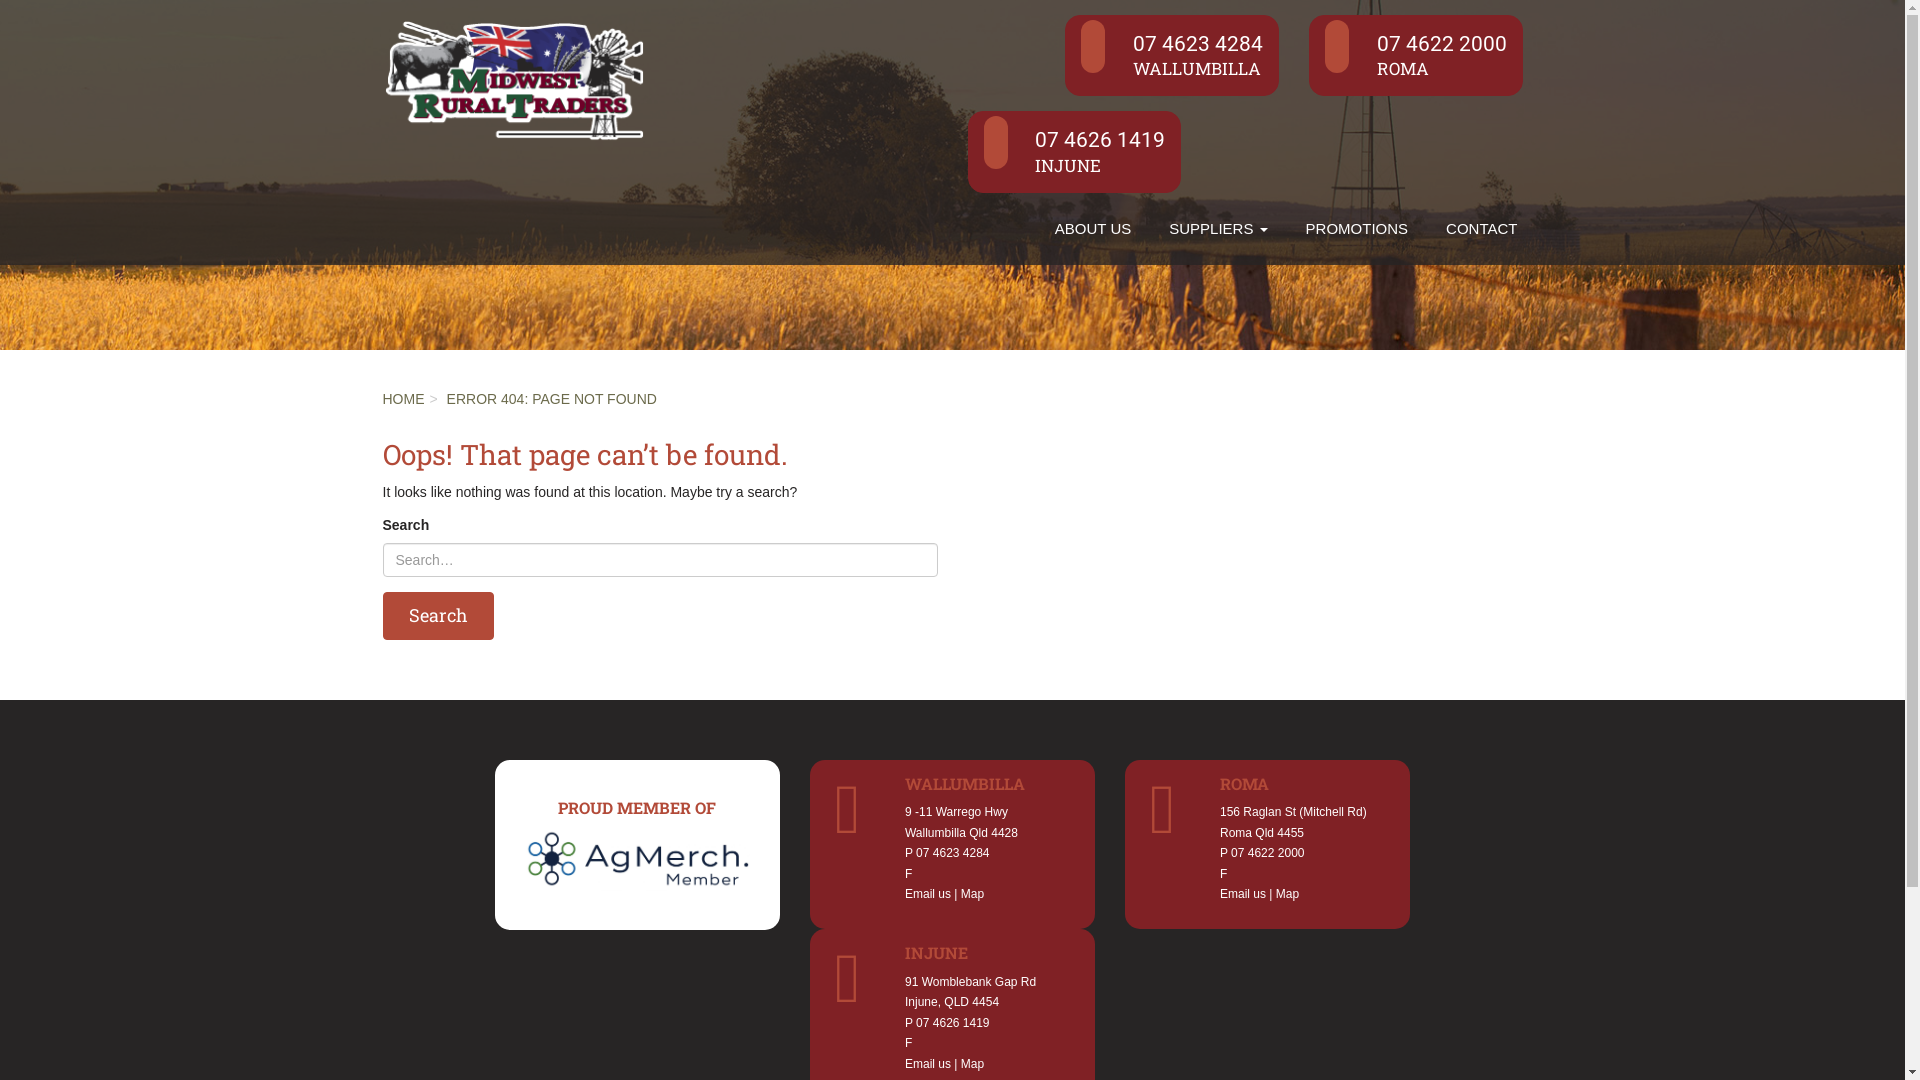  I want to click on 'SUPPLIERS', so click(1217, 227).